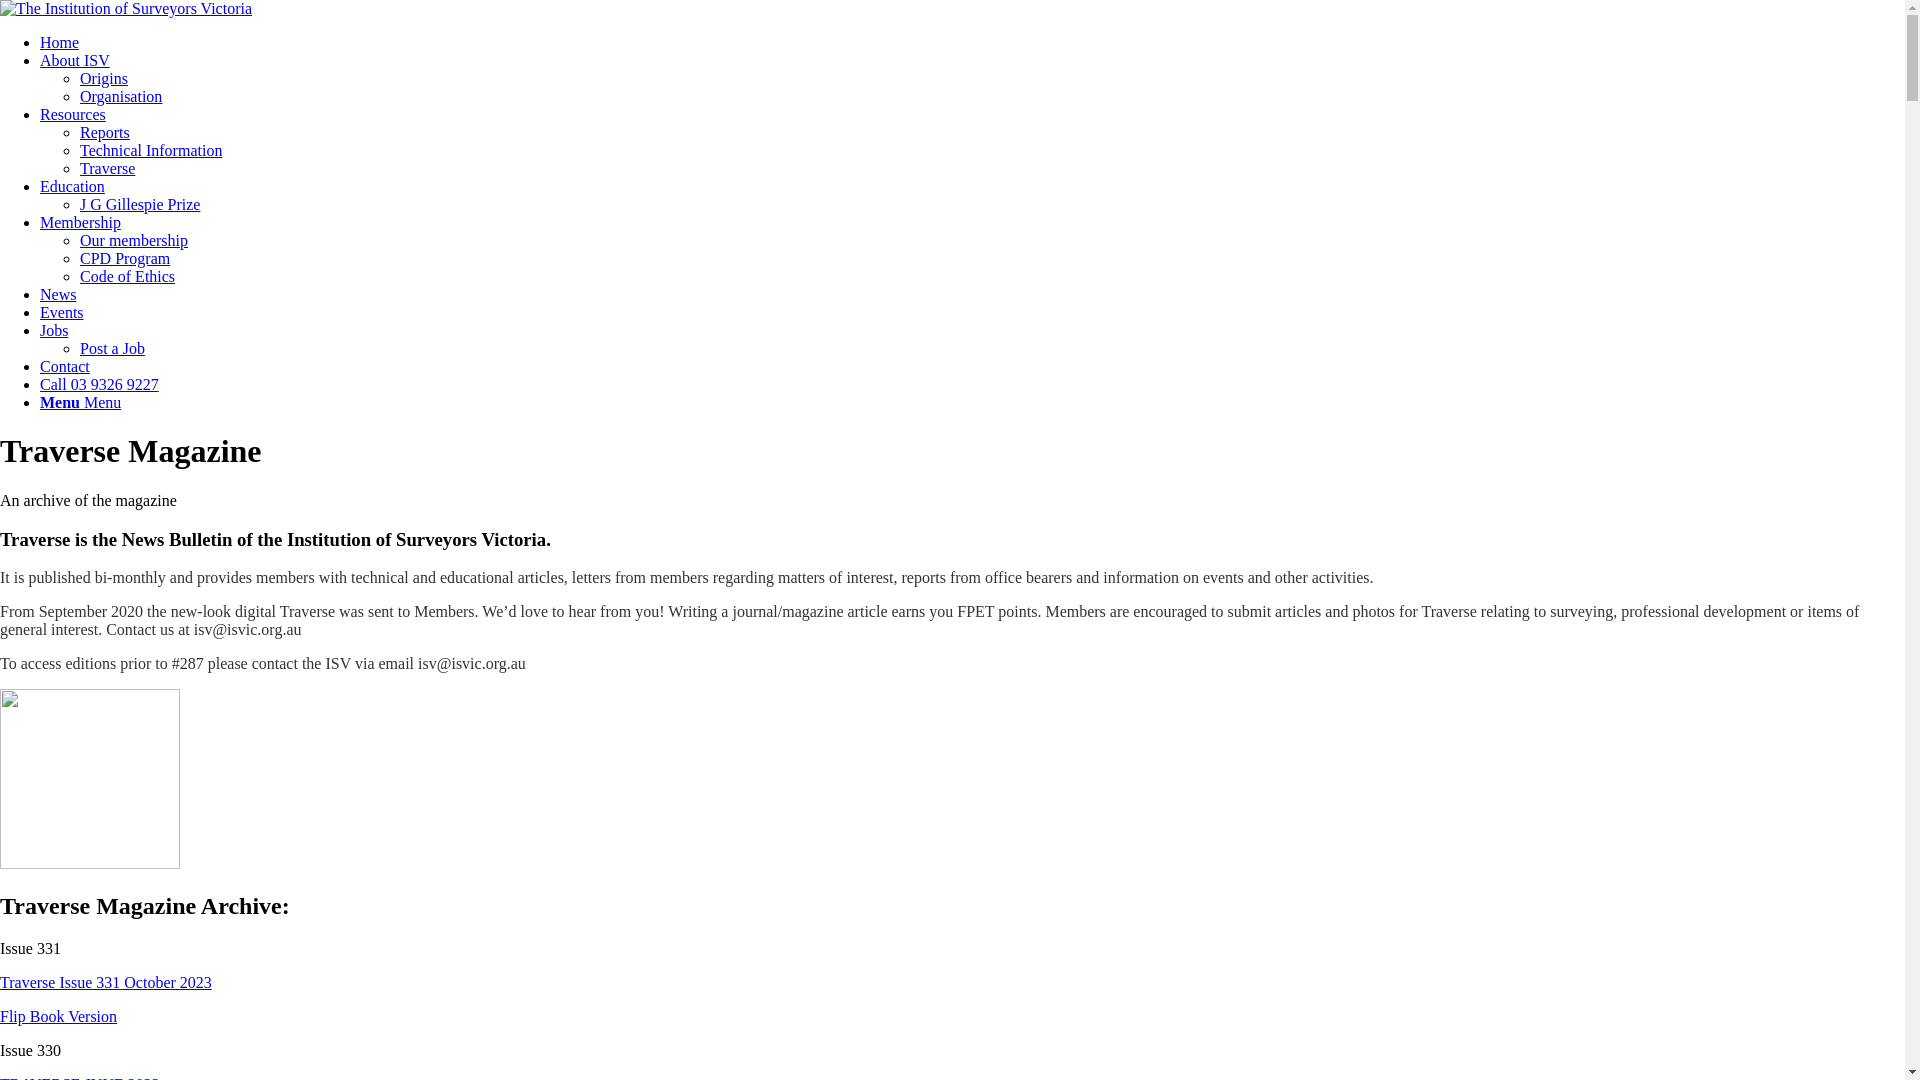 Image resolution: width=1920 pixels, height=1080 pixels. I want to click on 'ISV-logo', so click(0, 8).